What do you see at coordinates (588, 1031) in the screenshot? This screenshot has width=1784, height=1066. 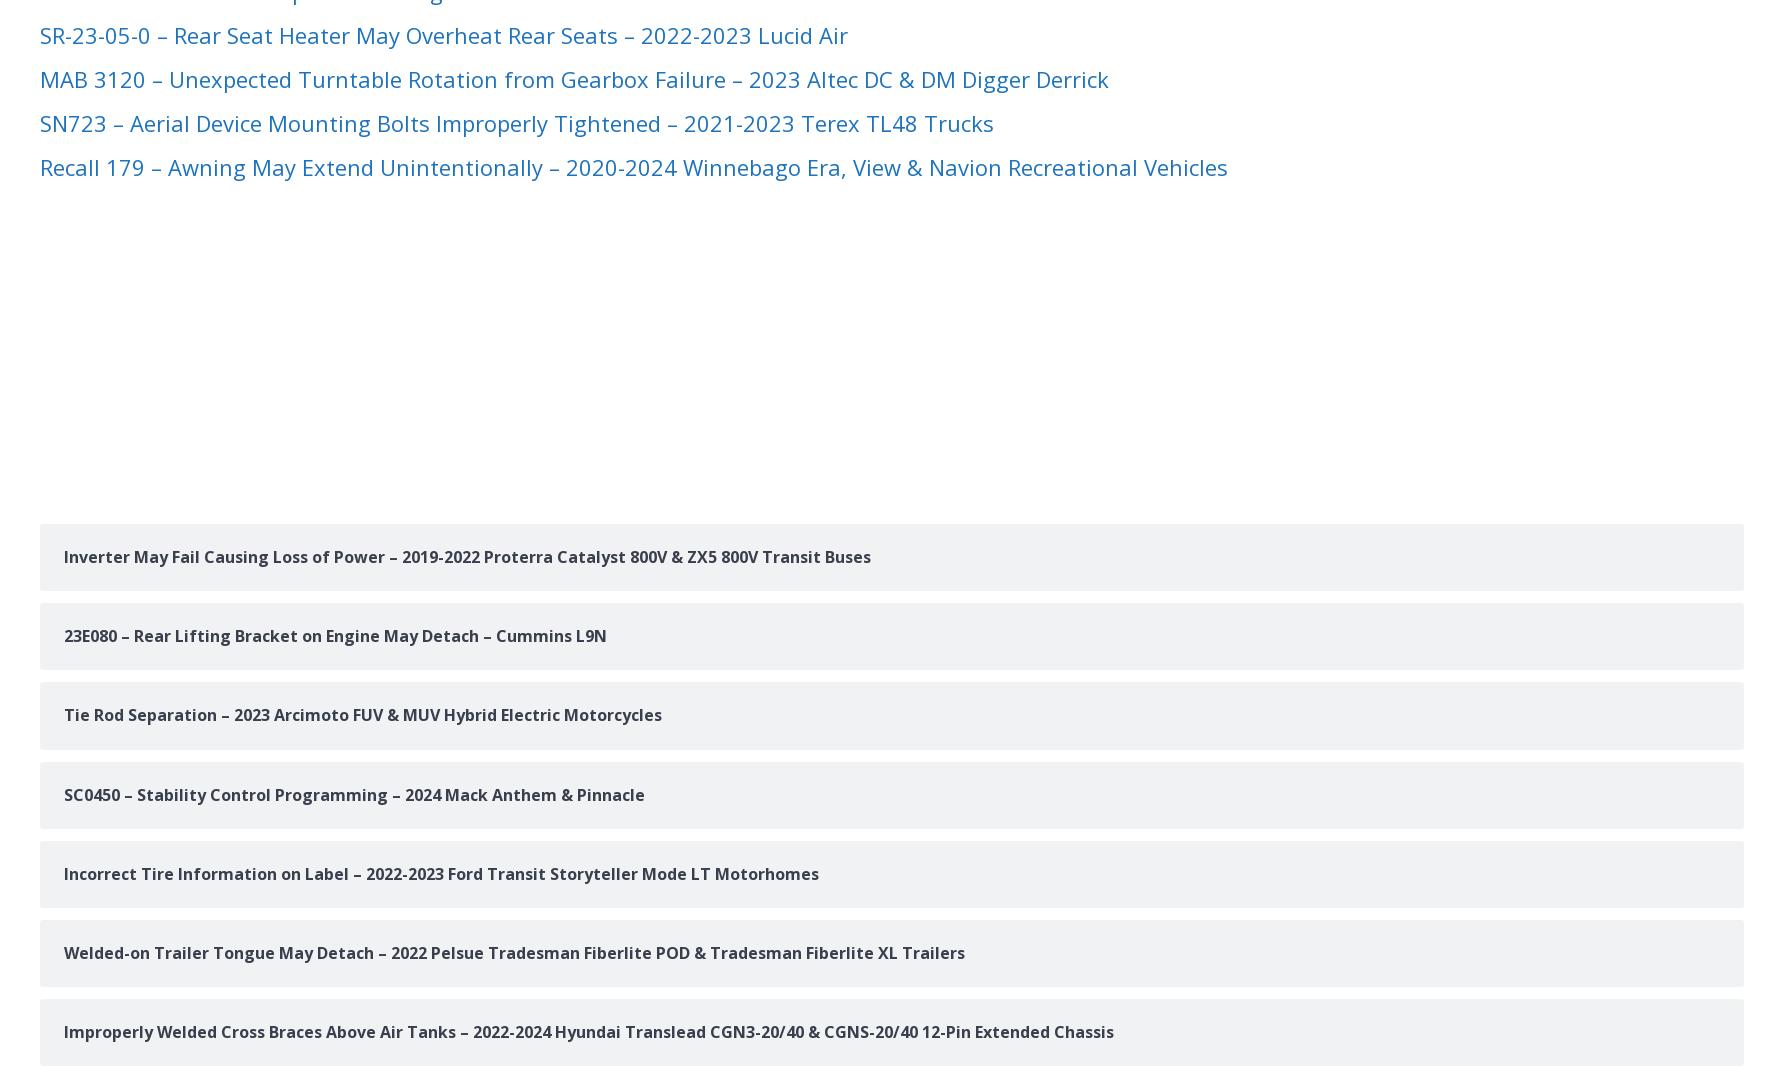 I see `'Improperly Welded Cross Braces Above Air Tanks – 2022-2024 Hyundai Translead CGN3-20/40 & CGNS-20/40 12-Pin Extended Chassis'` at bounding box center [588, 1031].